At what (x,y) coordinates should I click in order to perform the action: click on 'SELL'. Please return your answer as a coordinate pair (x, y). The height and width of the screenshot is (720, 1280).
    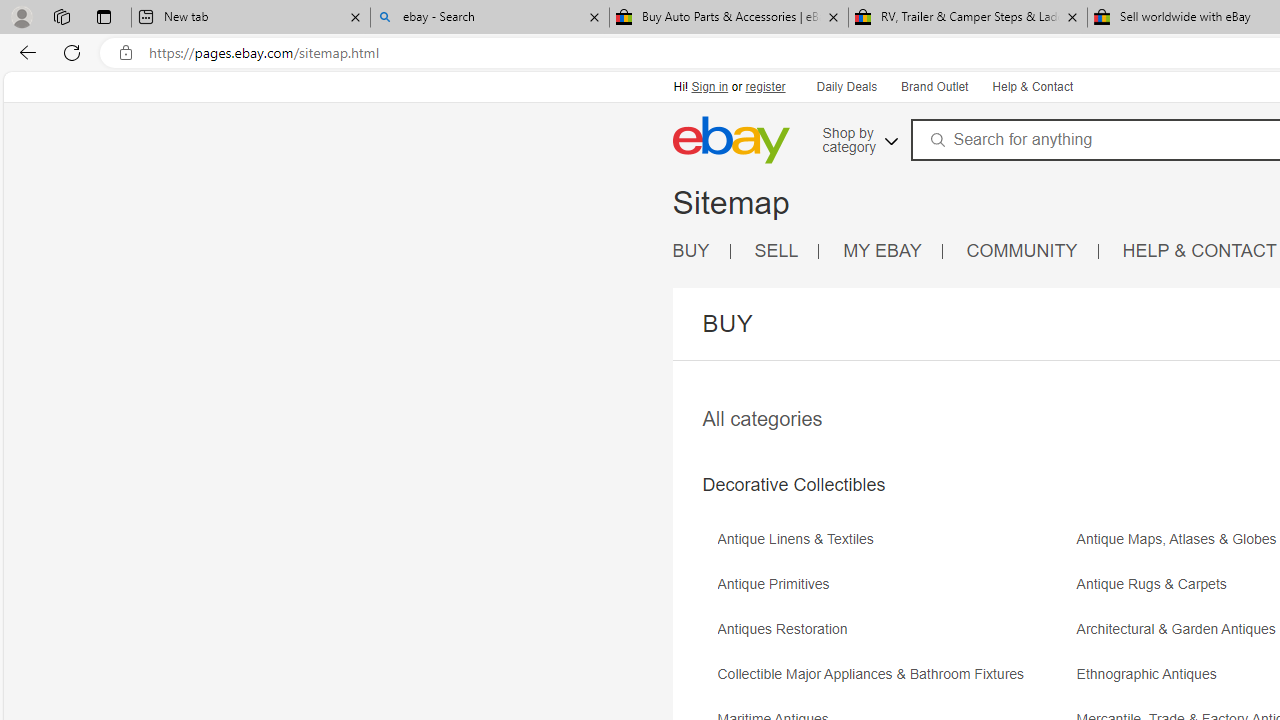
    Looking at the image, I should click on (775, 249).